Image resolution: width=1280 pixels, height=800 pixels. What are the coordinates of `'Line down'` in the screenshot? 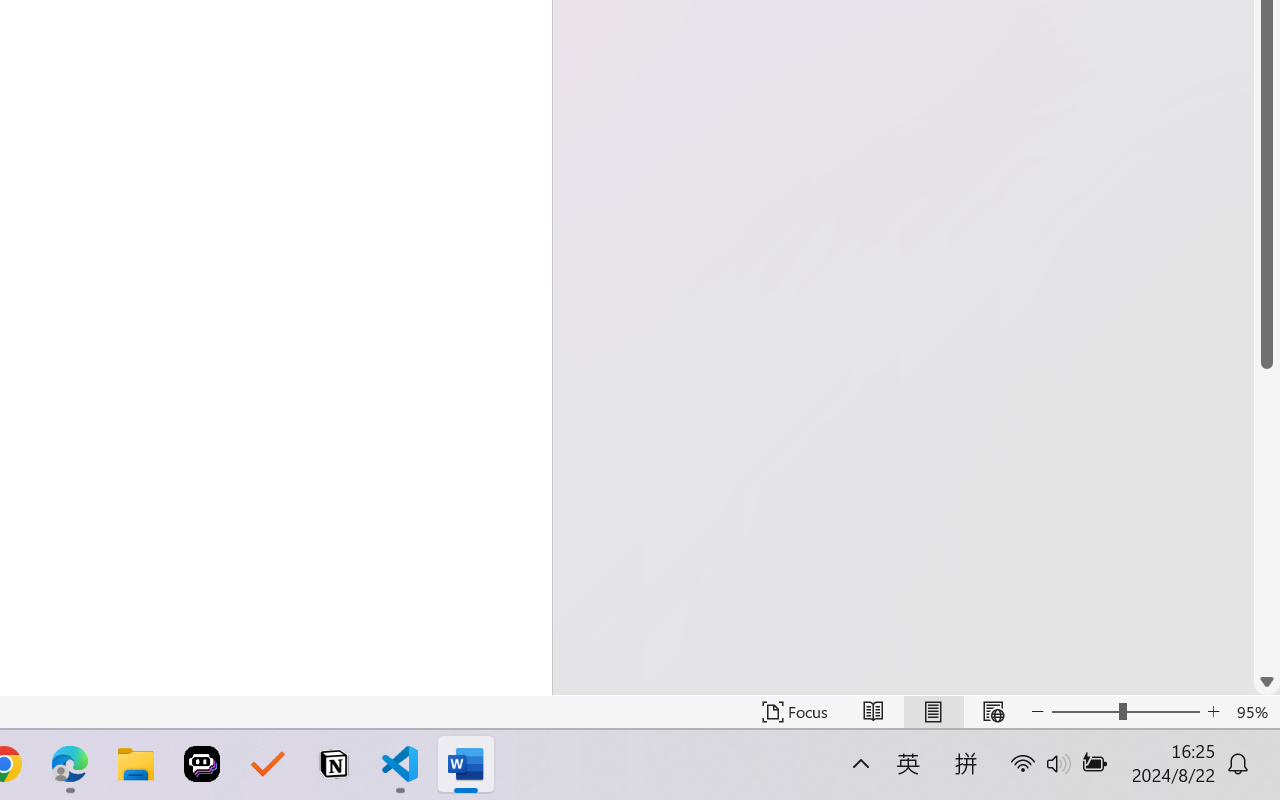 It's located at (1266, 682).